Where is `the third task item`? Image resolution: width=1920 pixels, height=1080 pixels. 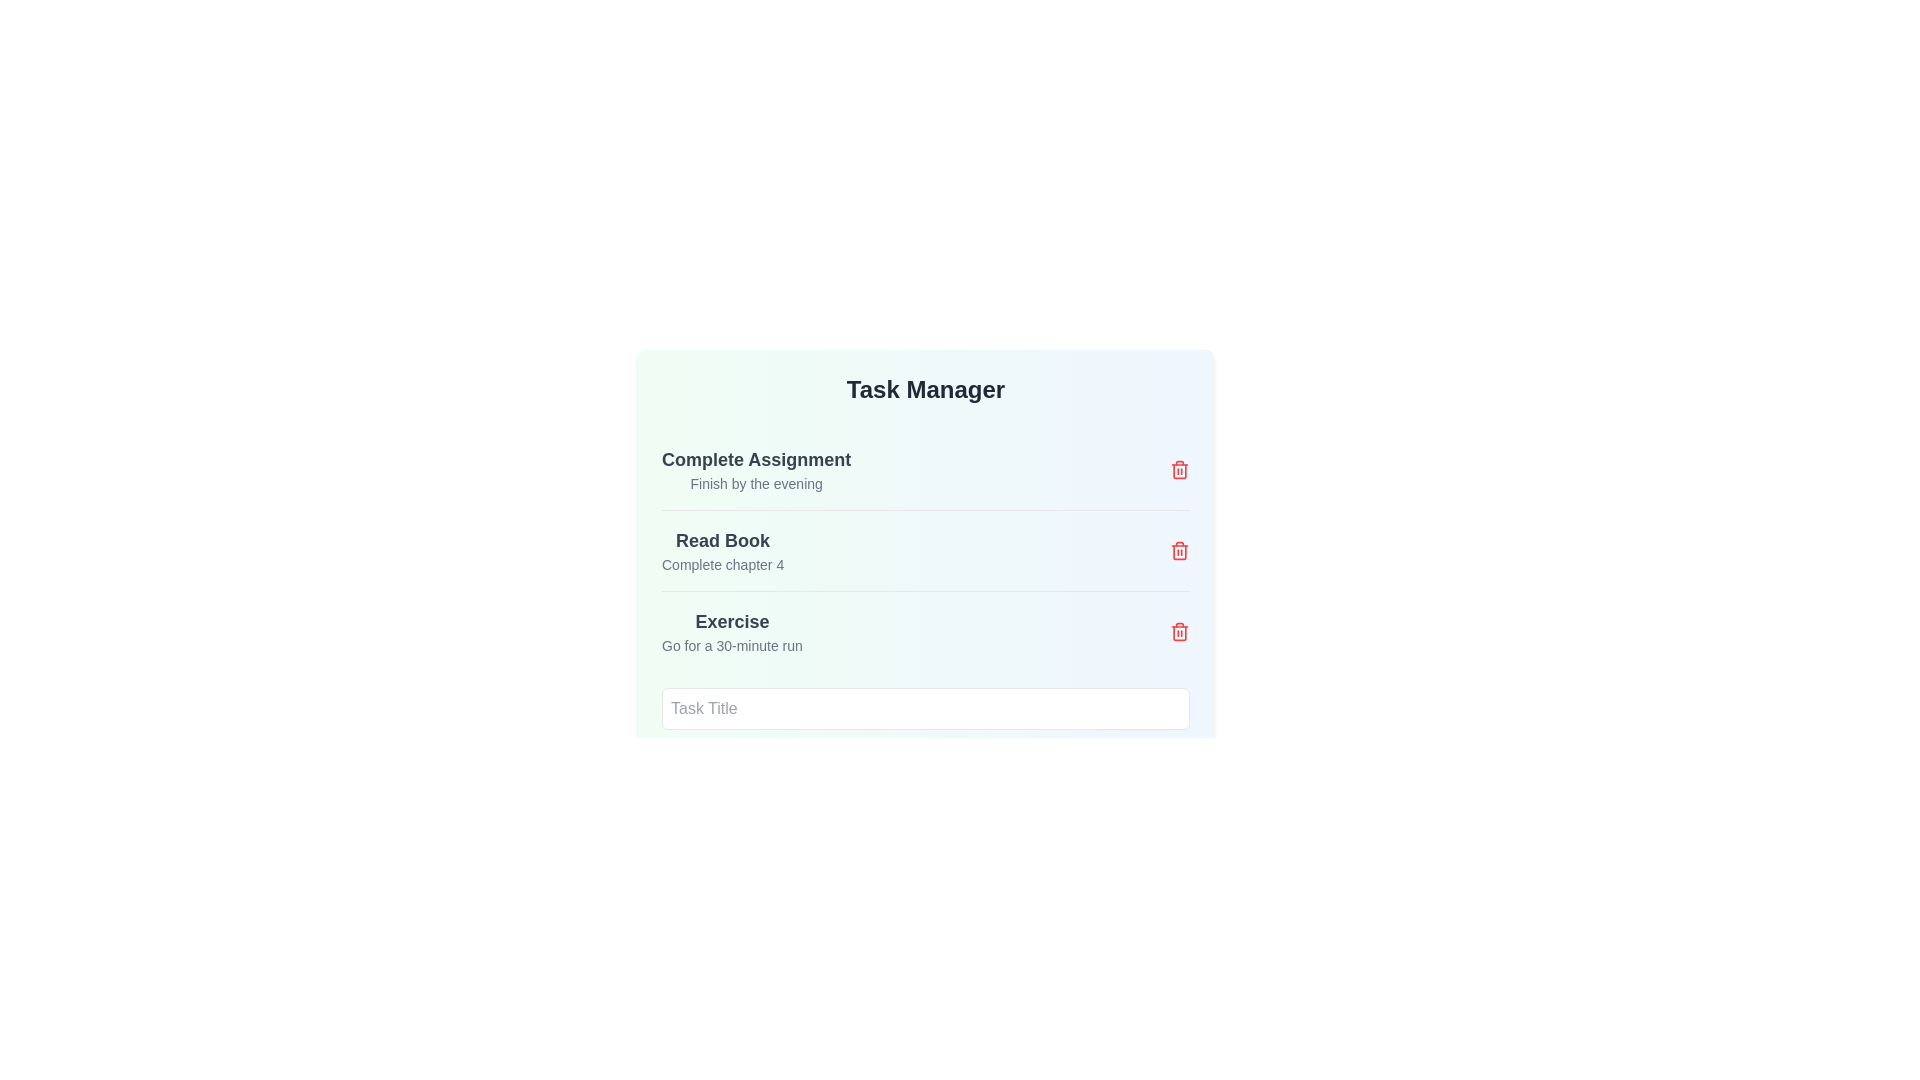
the third task item is located at coordinates (731, 632).